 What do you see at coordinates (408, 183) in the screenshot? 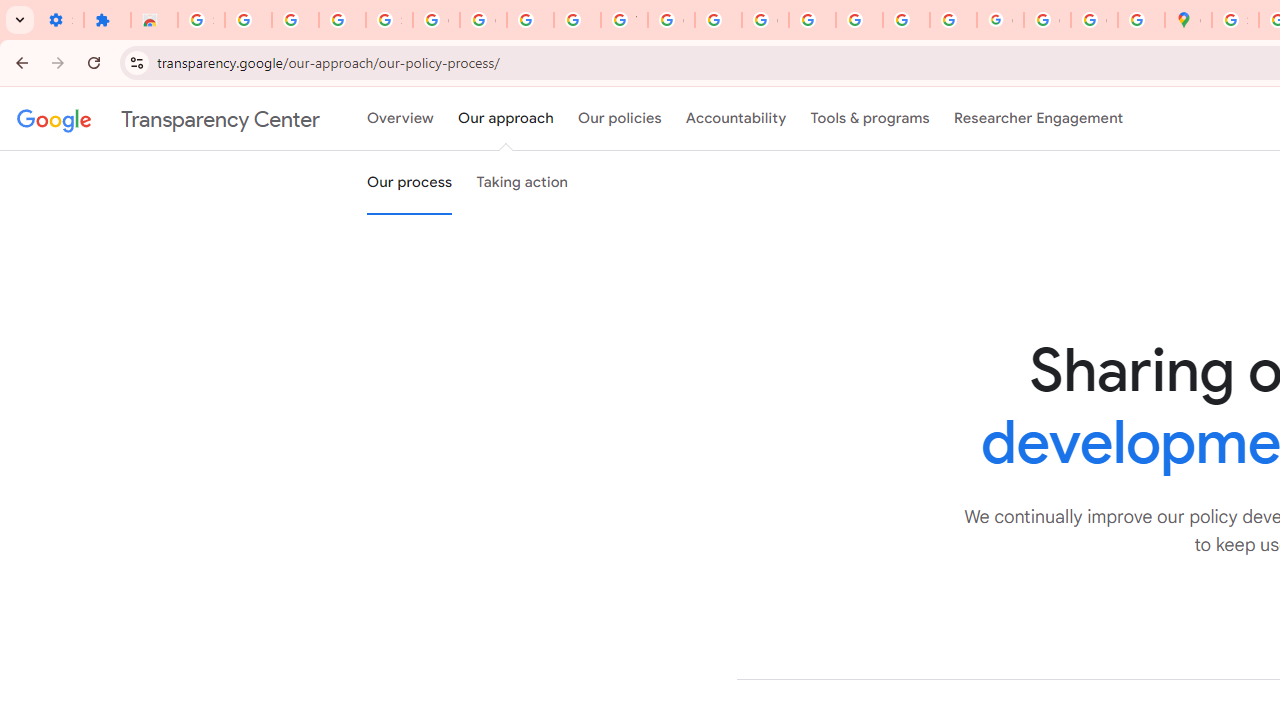
I see `'Our process'` at bounding box center [408, 183].